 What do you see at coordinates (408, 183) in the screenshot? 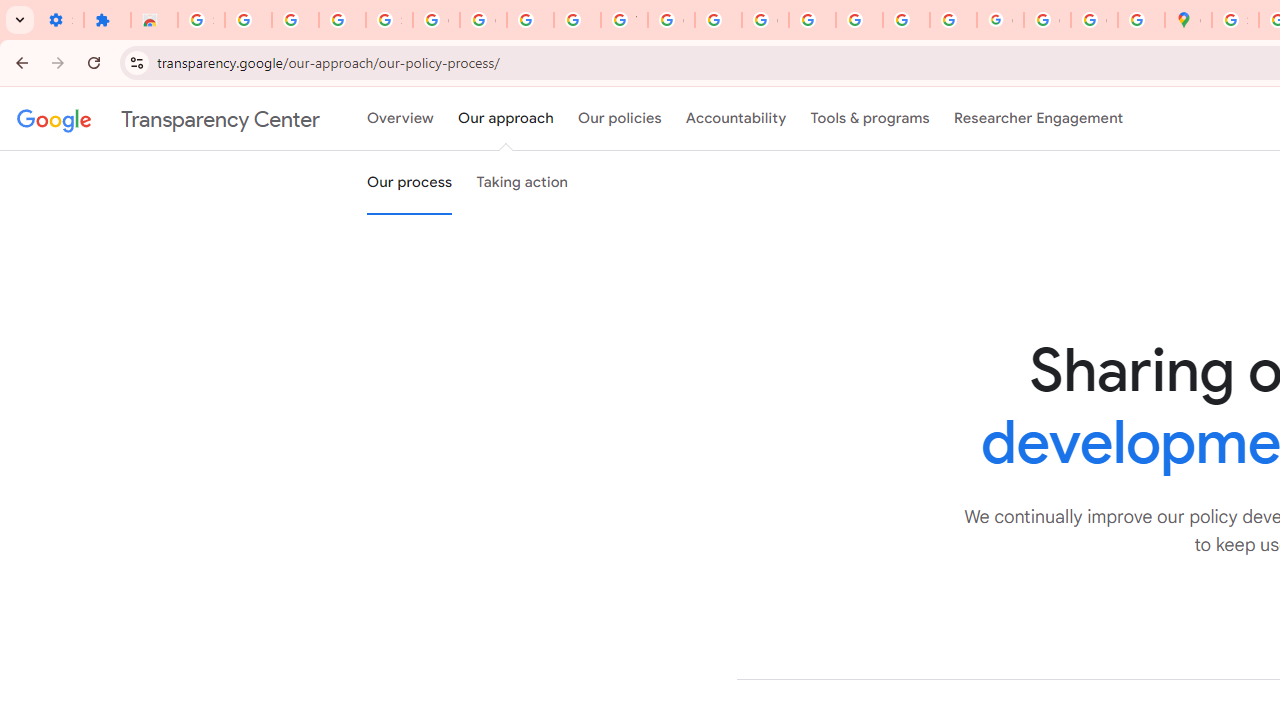
I see `'Our process'` at bounding box center [408, 183].